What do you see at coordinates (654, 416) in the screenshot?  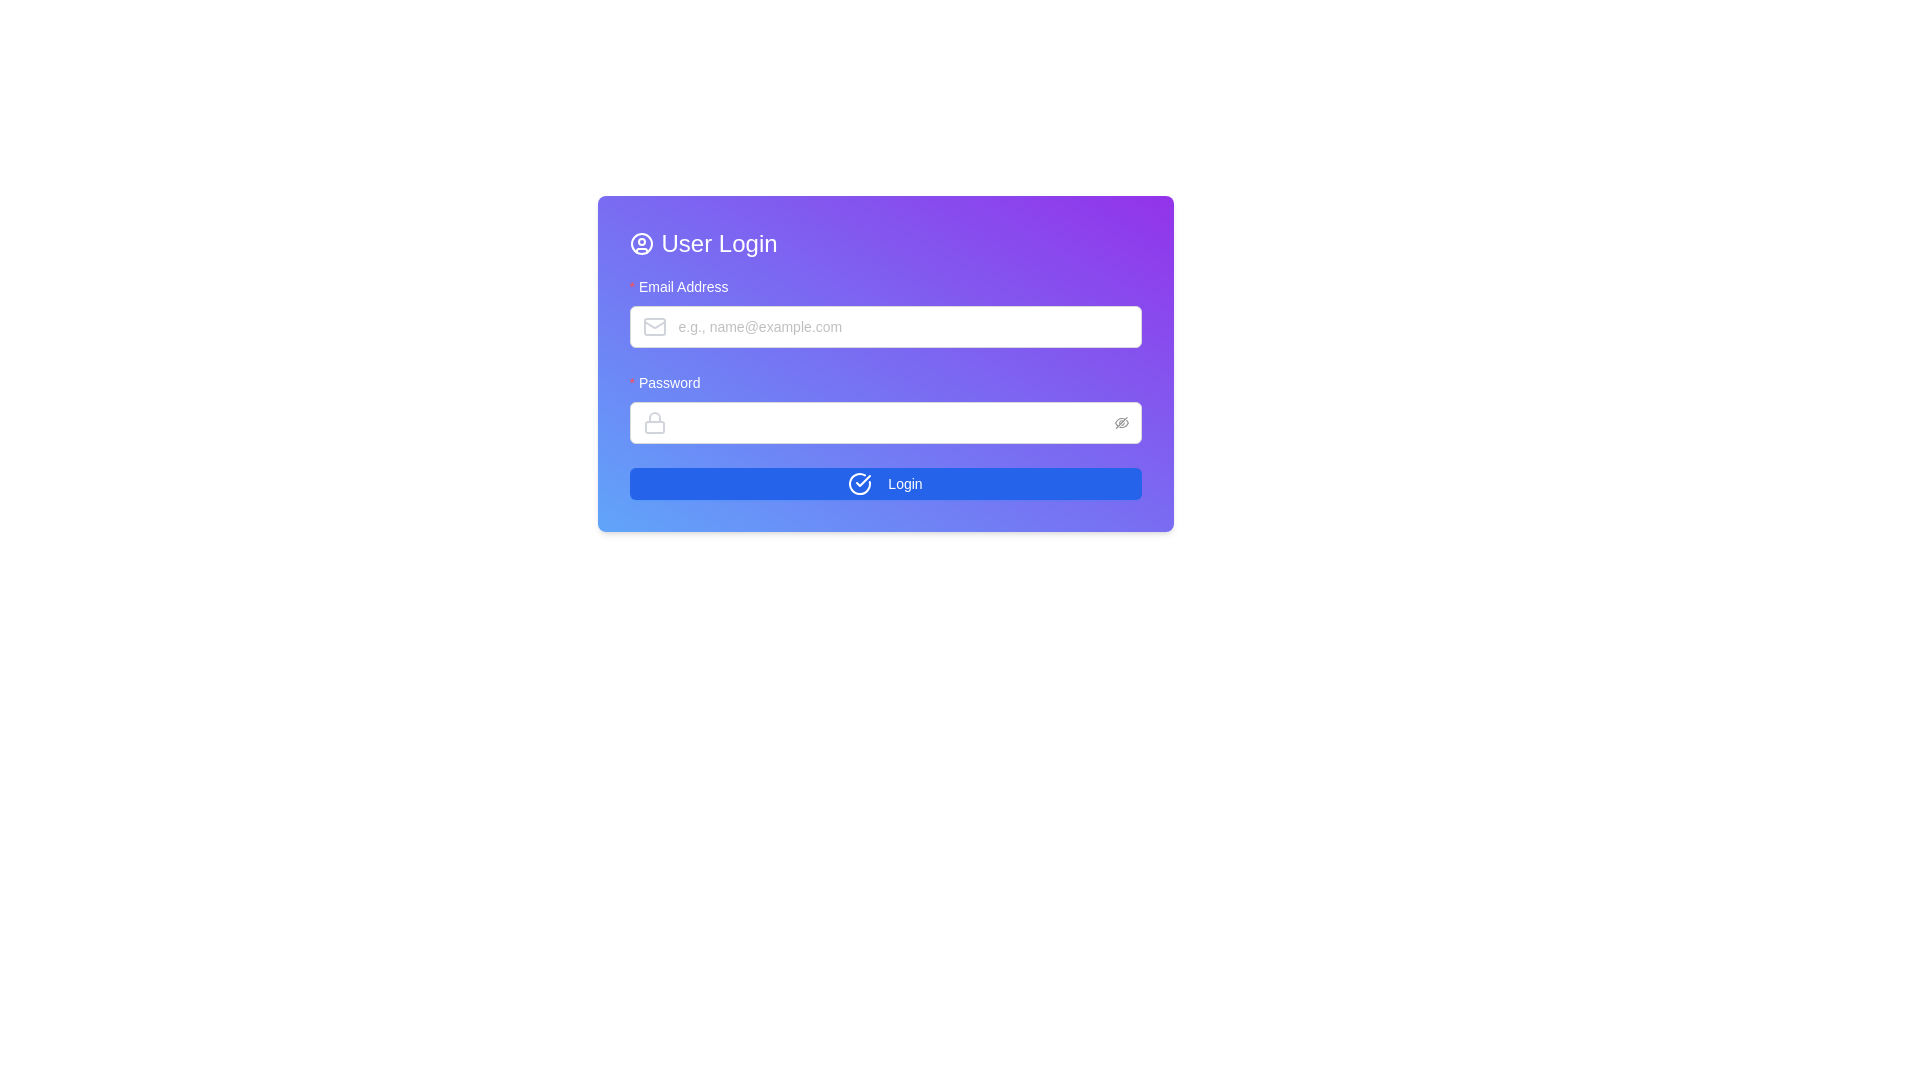 I see `the upper segment of the lock icon representing the lock's shackle, which is part of the SVG icon indicating security and confidentiality` at bounding box center [654, 416].